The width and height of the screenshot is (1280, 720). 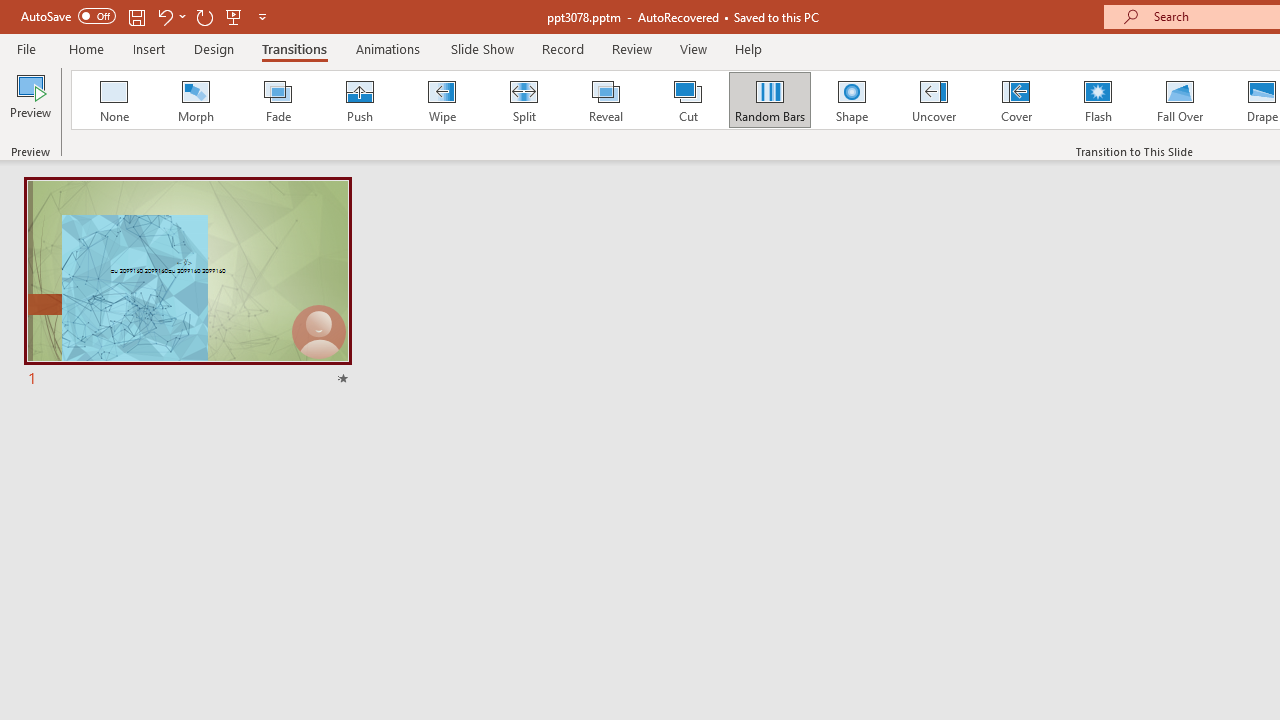 What do you see at coordinates (852, 100) in the screenshot?
I see `'Shape'` at bounding box center [852, 100].